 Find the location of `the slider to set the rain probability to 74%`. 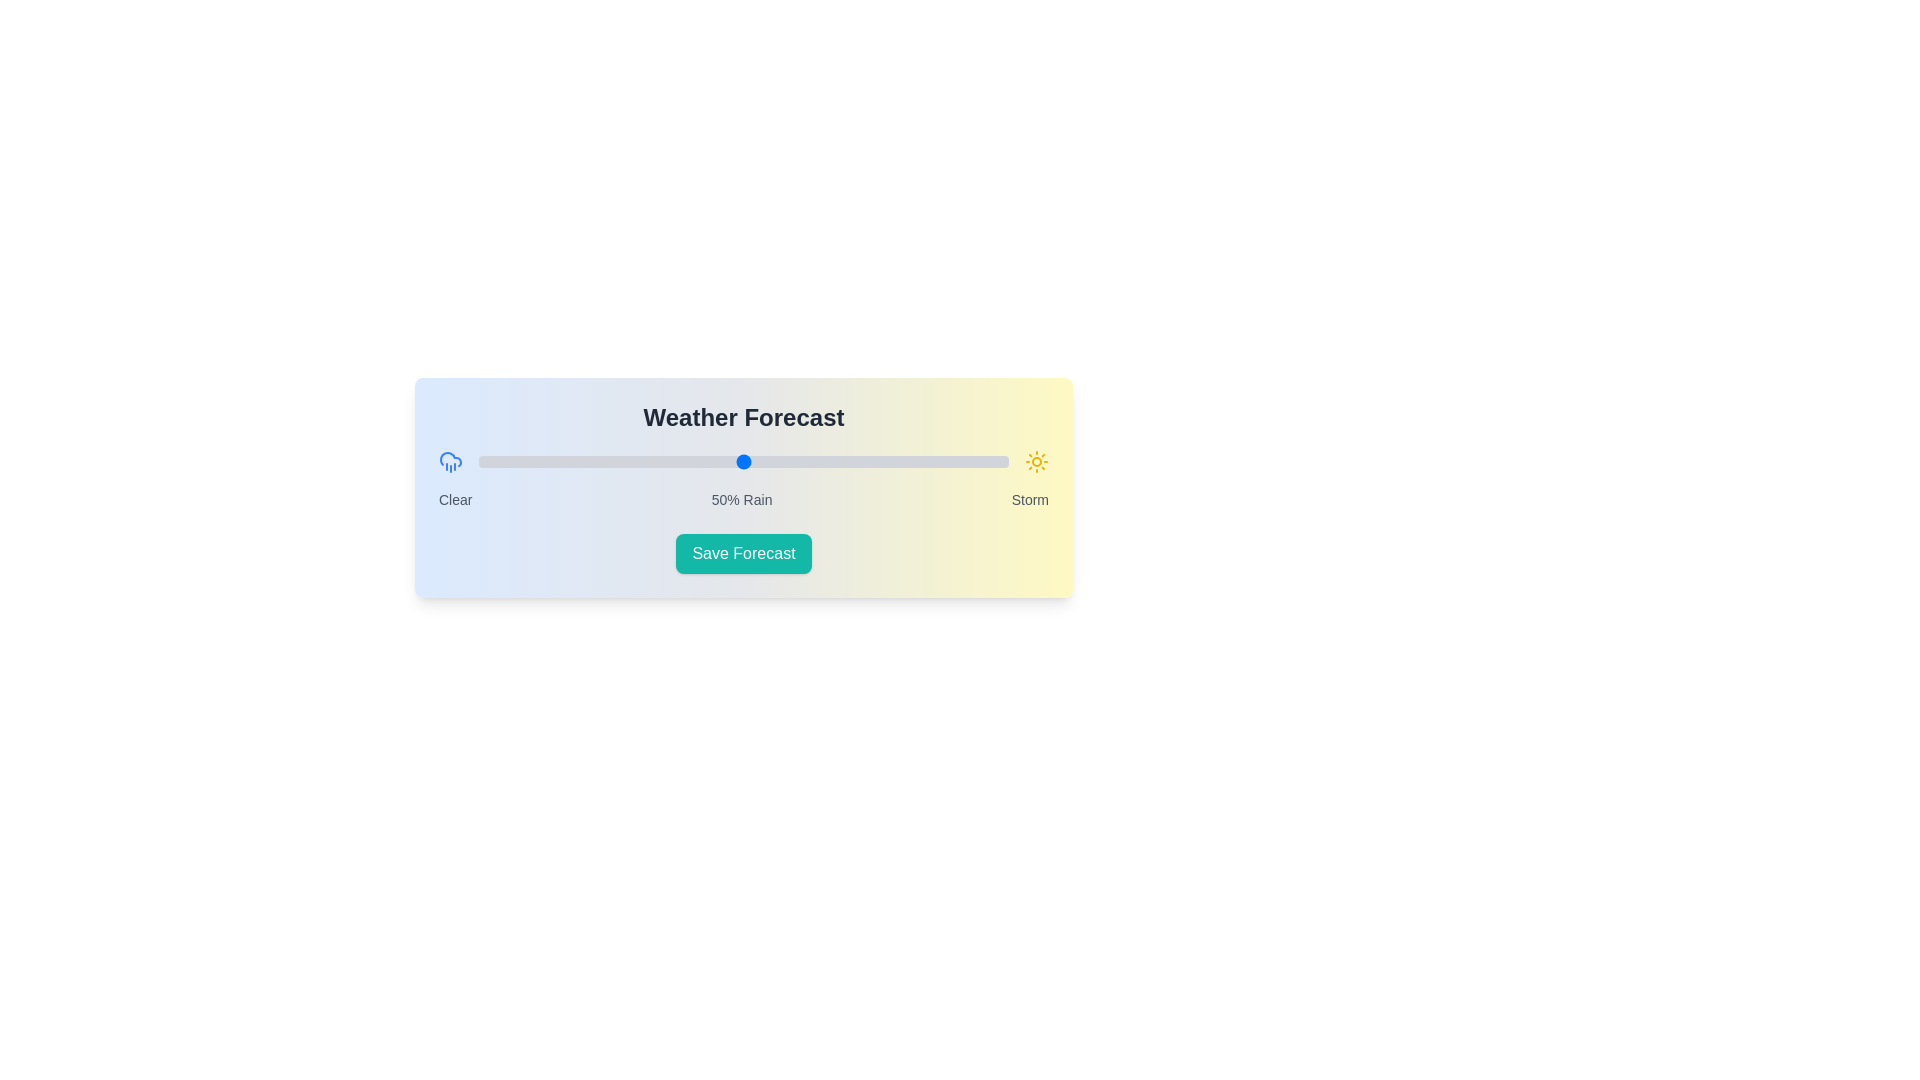

the slider to set the rain probability to 74% is located at coordinates (871, 462).